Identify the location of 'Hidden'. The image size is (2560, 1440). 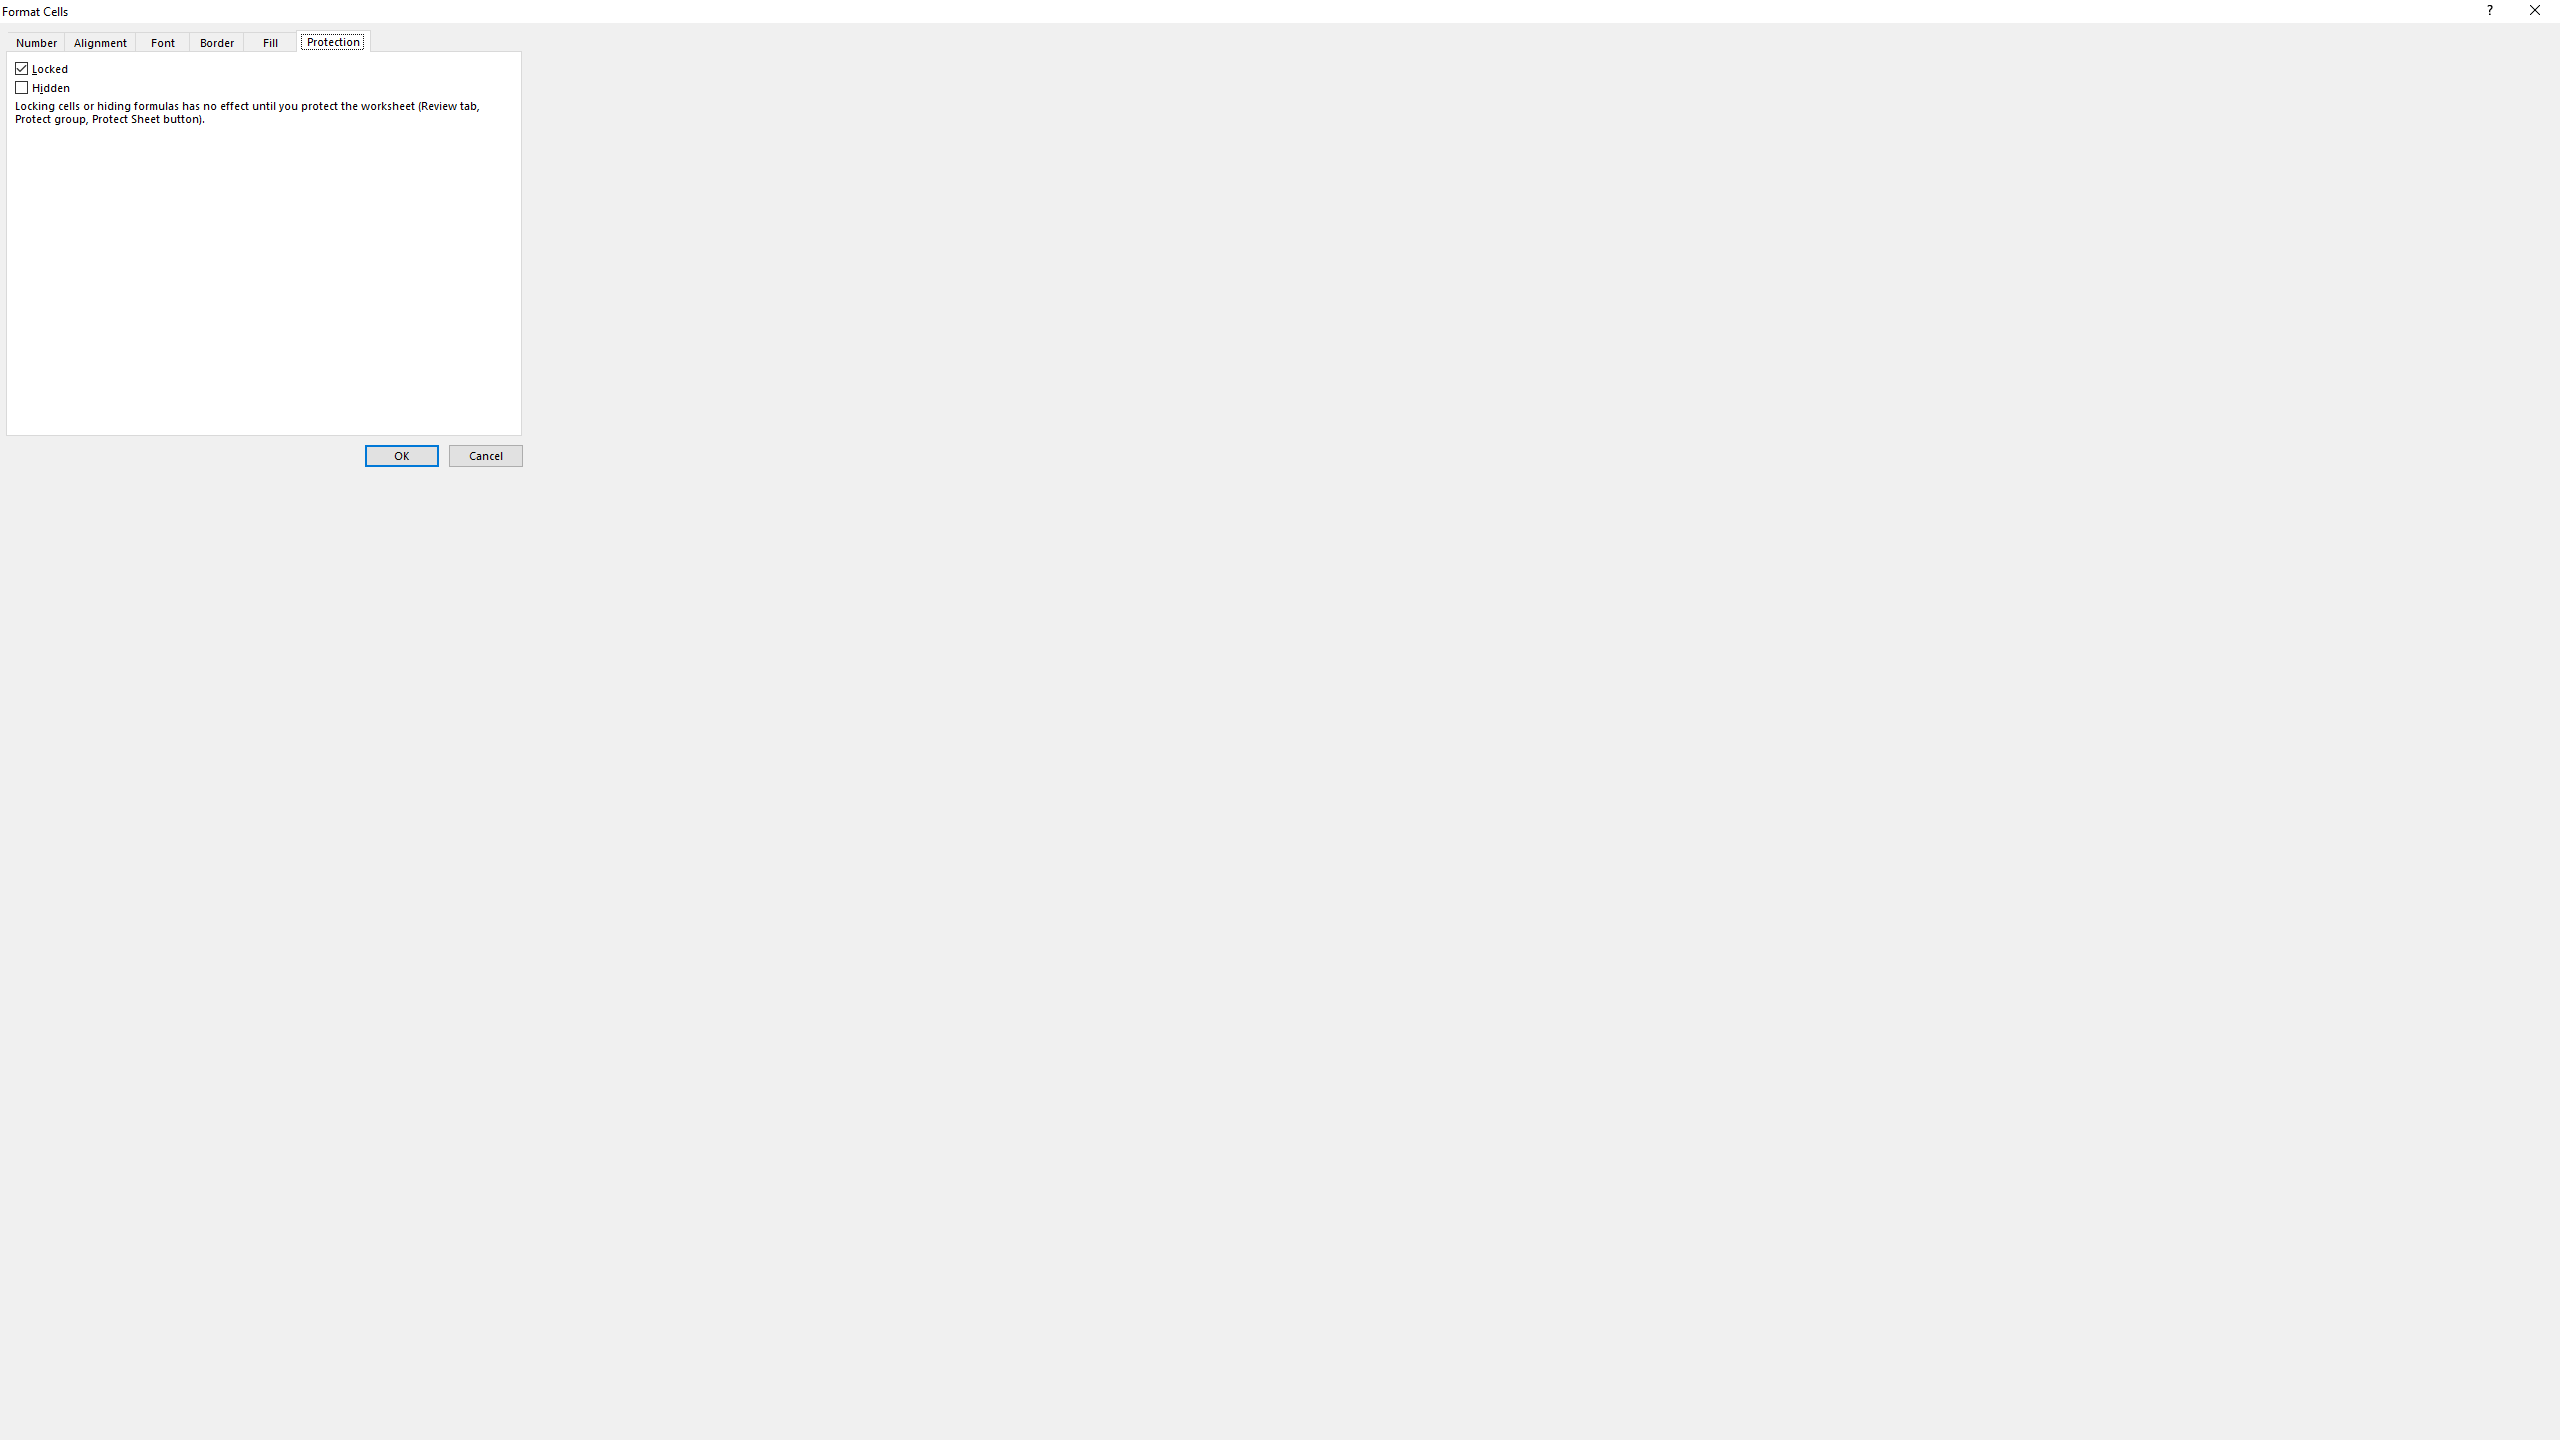
(44, 88).